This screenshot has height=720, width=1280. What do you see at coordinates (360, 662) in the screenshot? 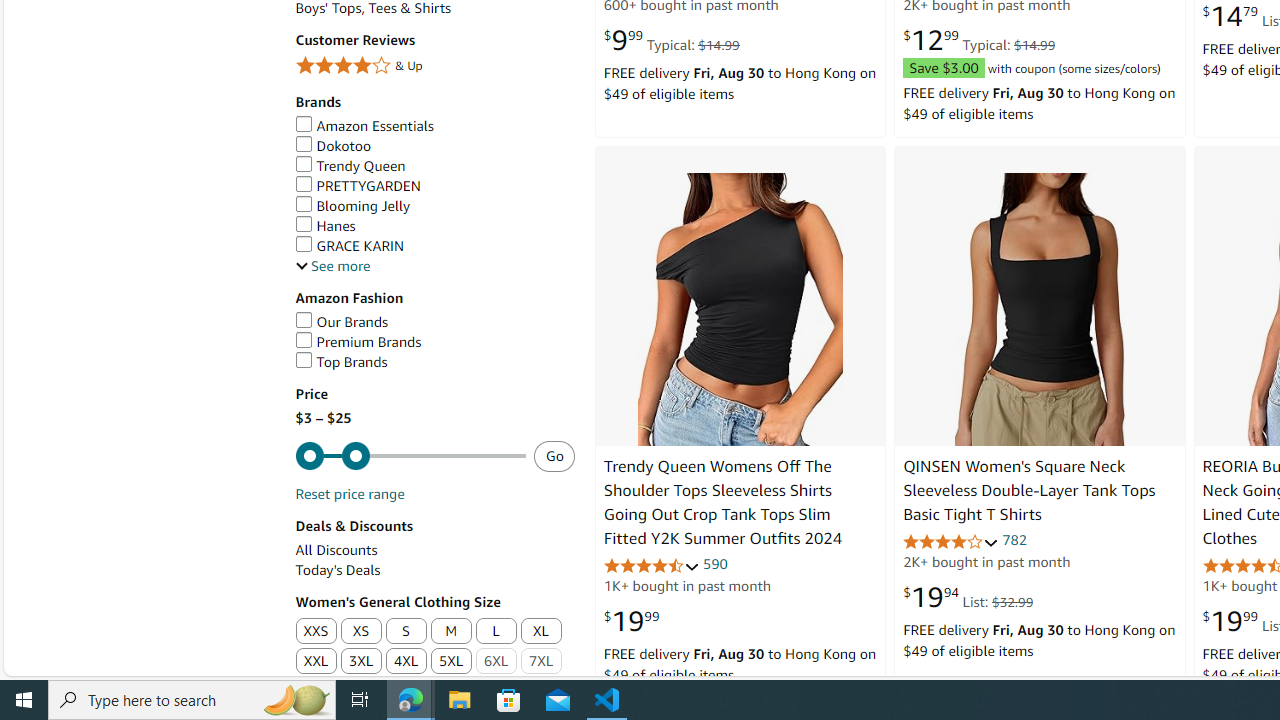
I see `'3XL'` at bounding box center [360, 662].